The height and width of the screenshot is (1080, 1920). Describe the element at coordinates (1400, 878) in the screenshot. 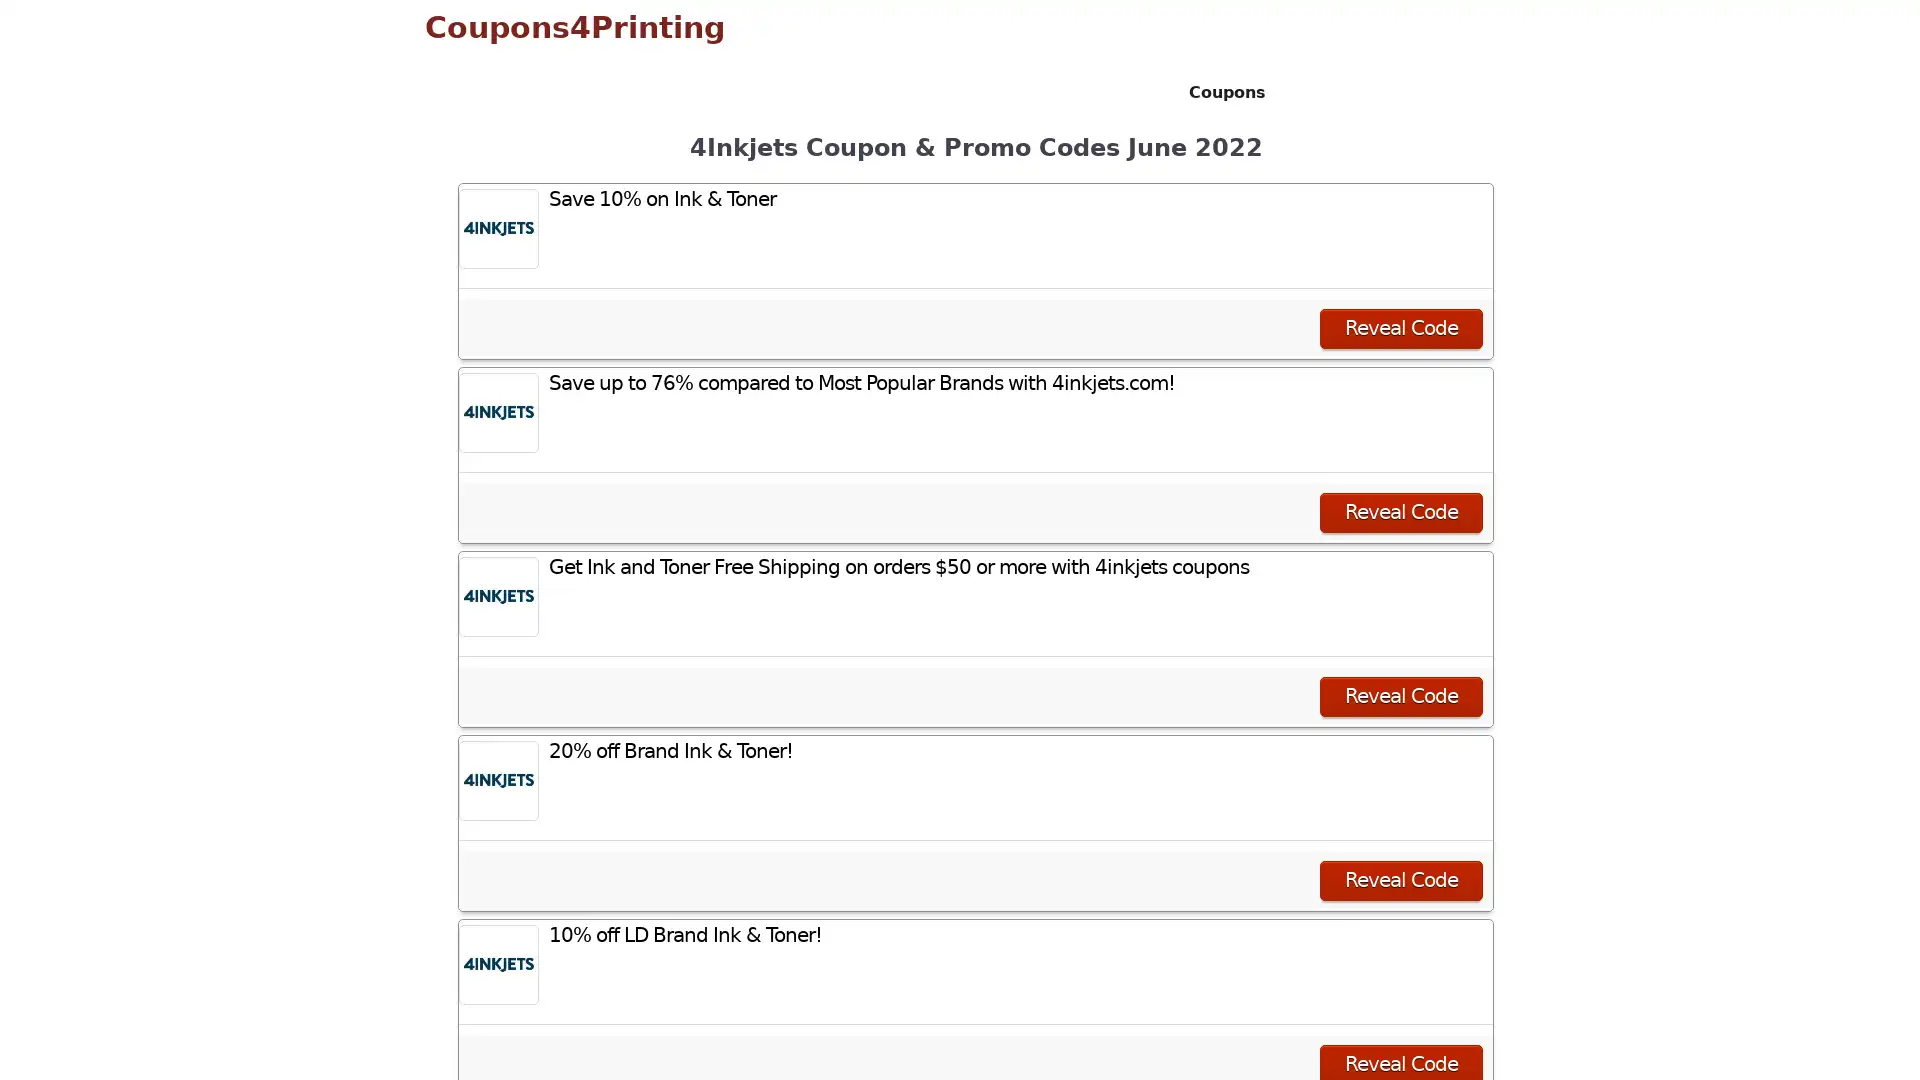

I see `Reveal Code` at that location.